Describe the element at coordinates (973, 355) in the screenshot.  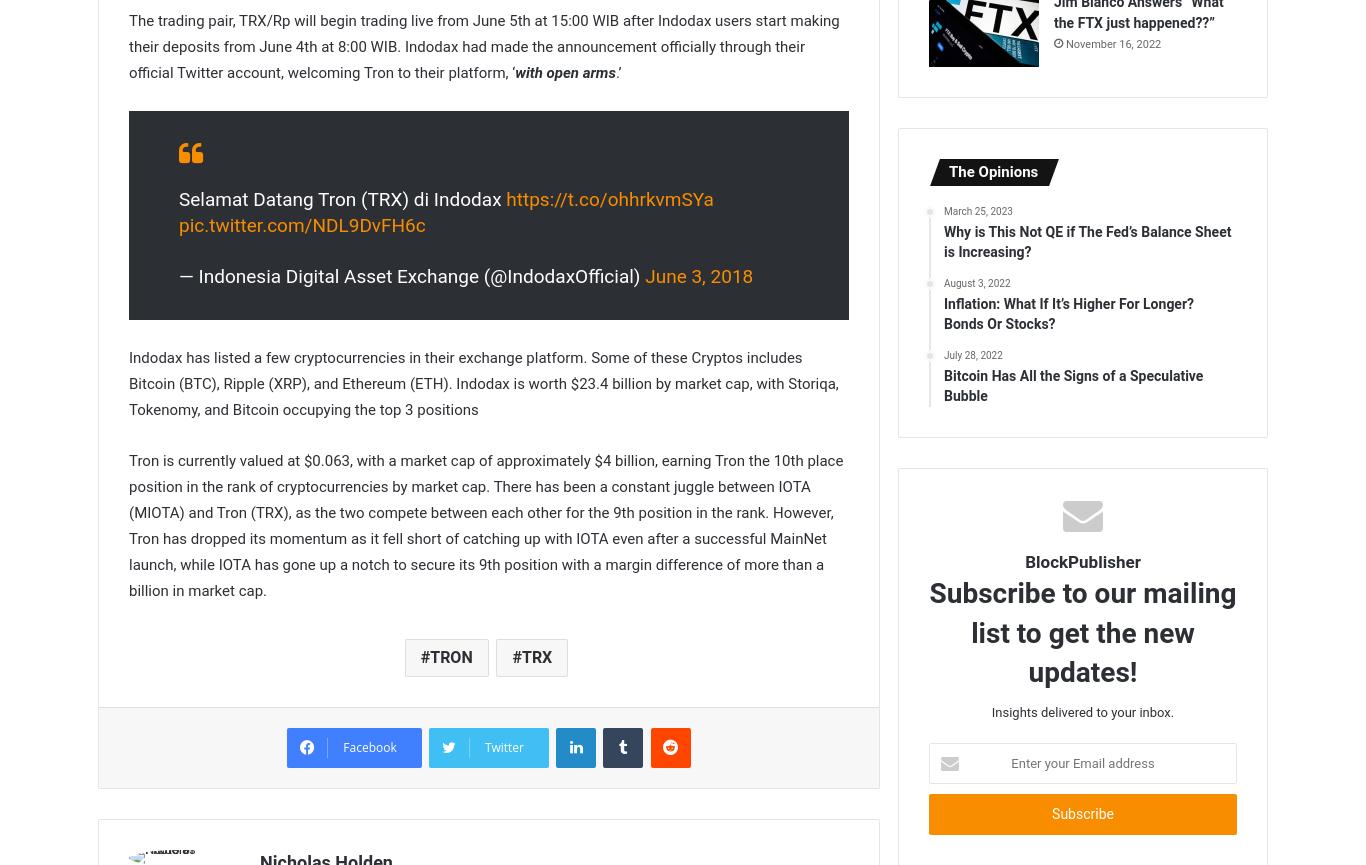
I see `'July 28, 2022'` at that location.